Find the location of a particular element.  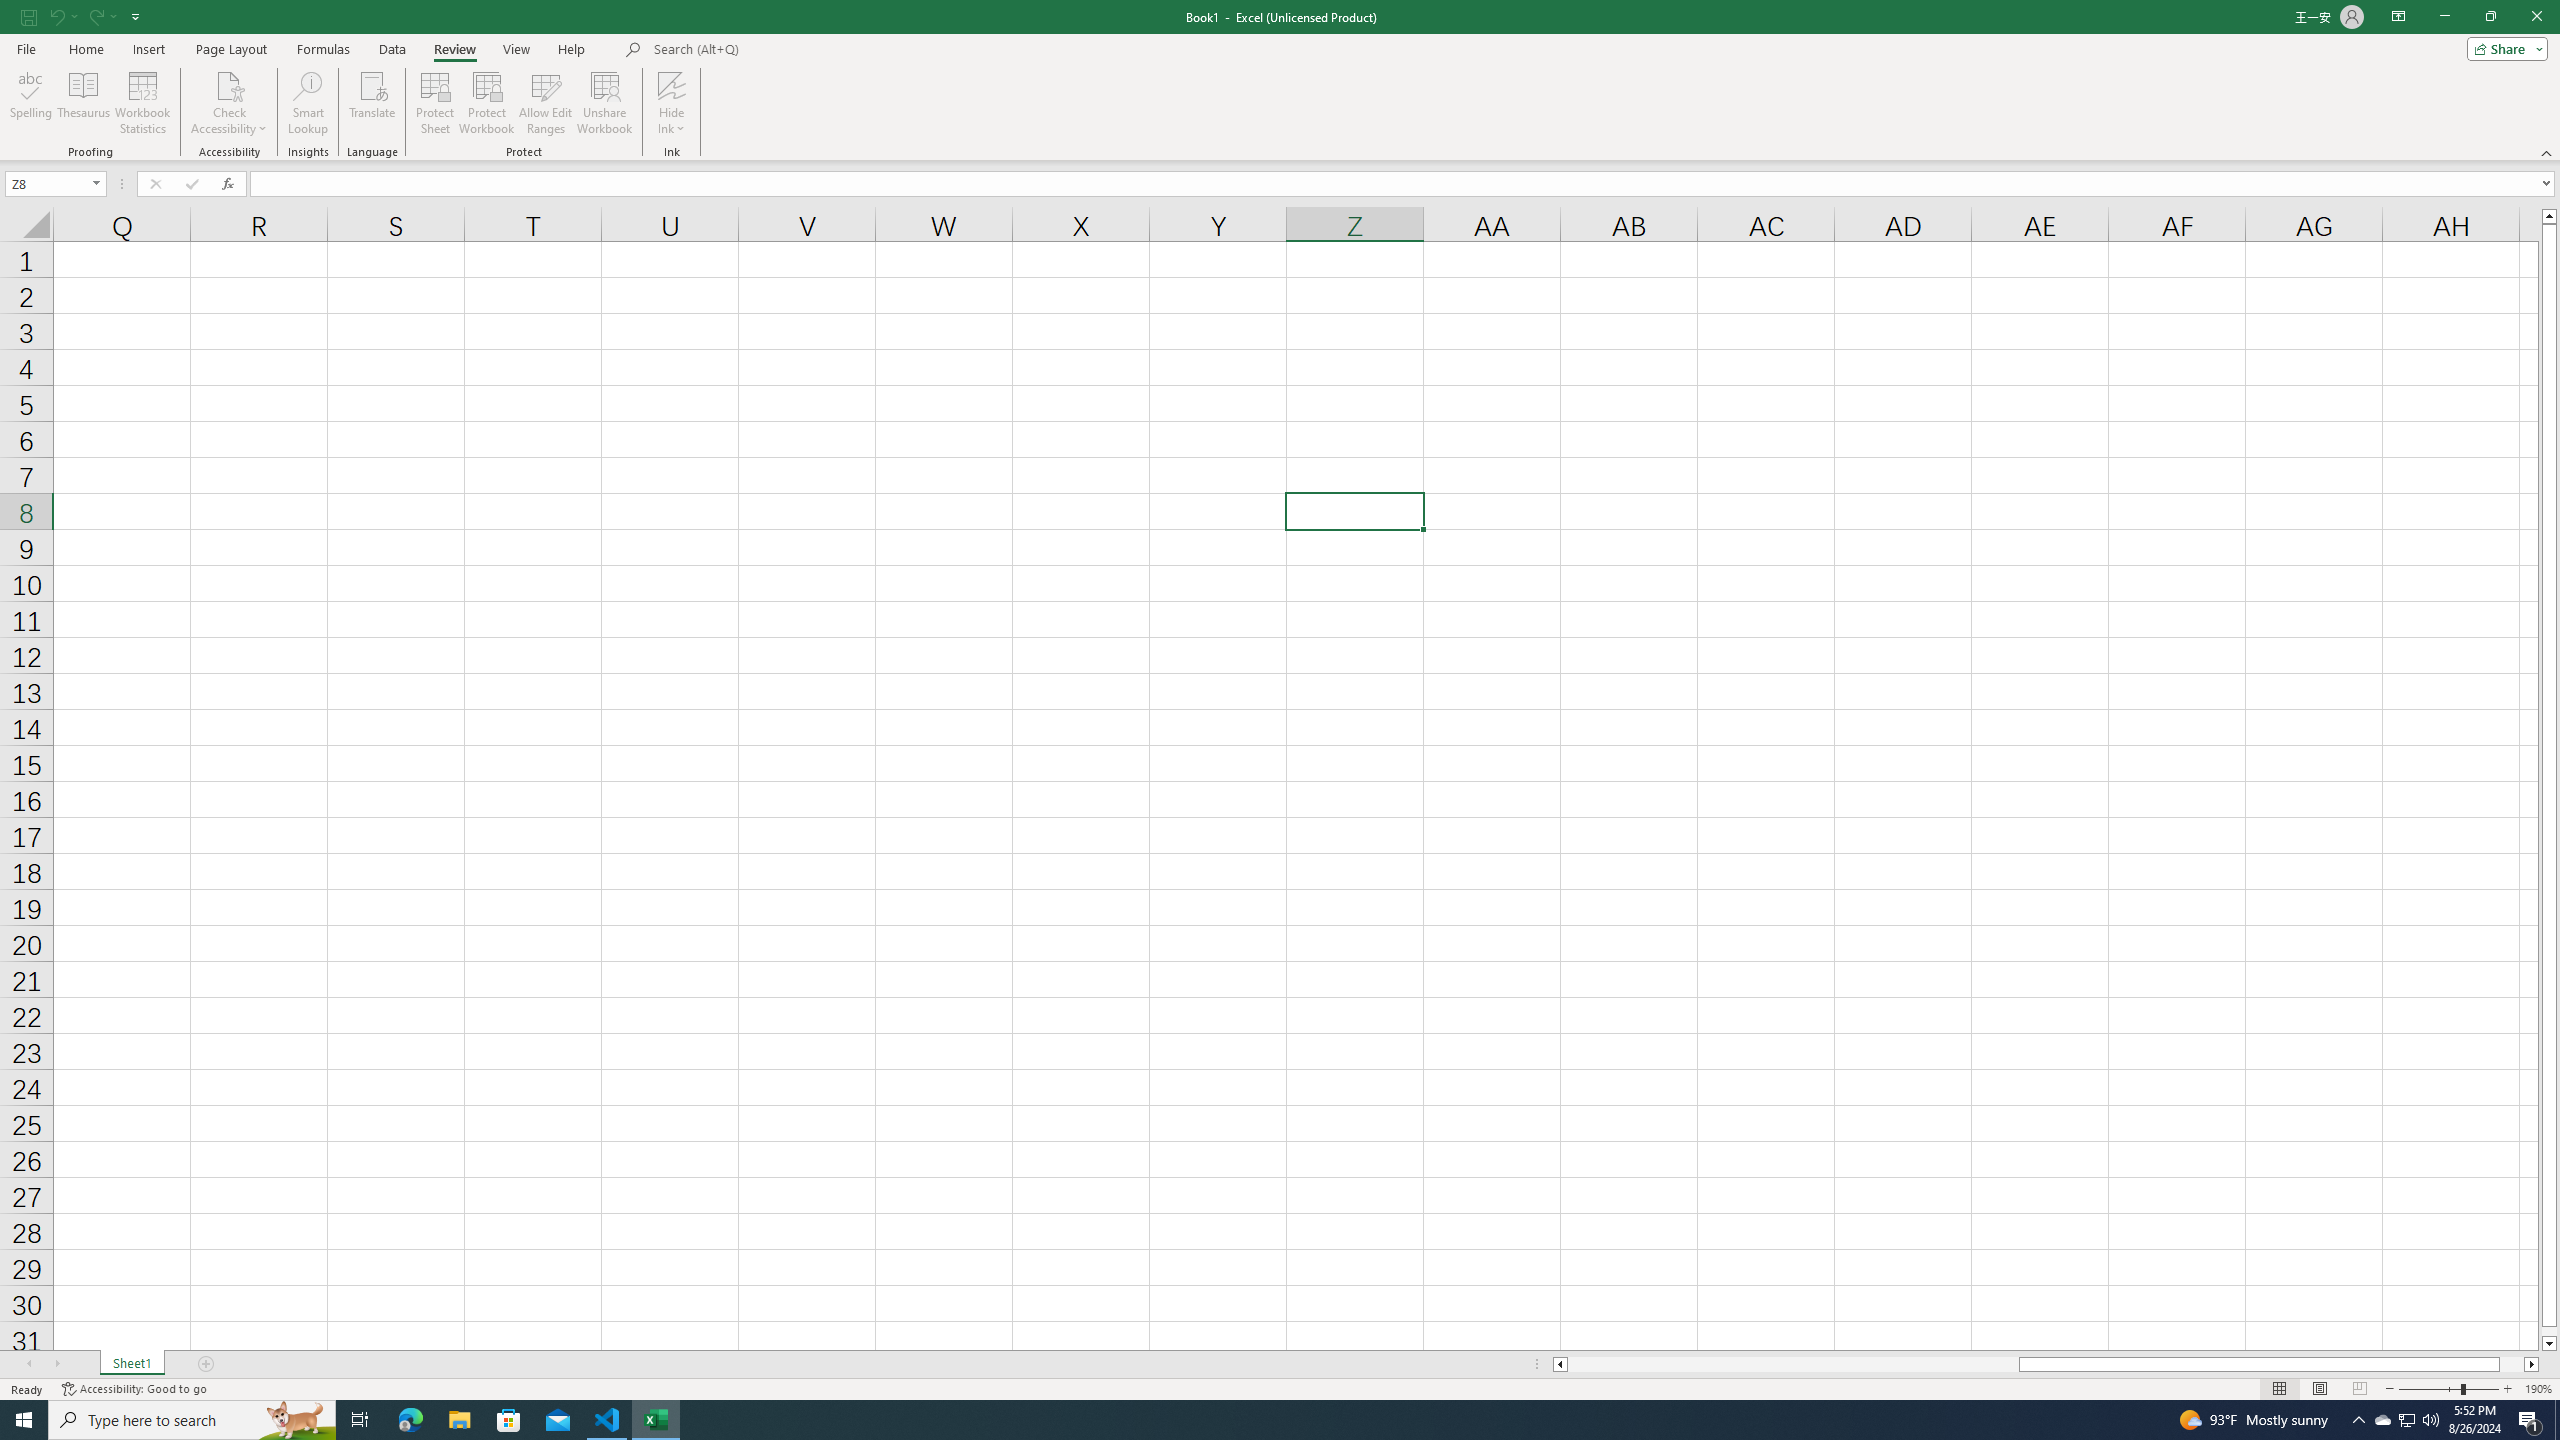

'Unshare Workbook' is located at coordinates (604, 103).